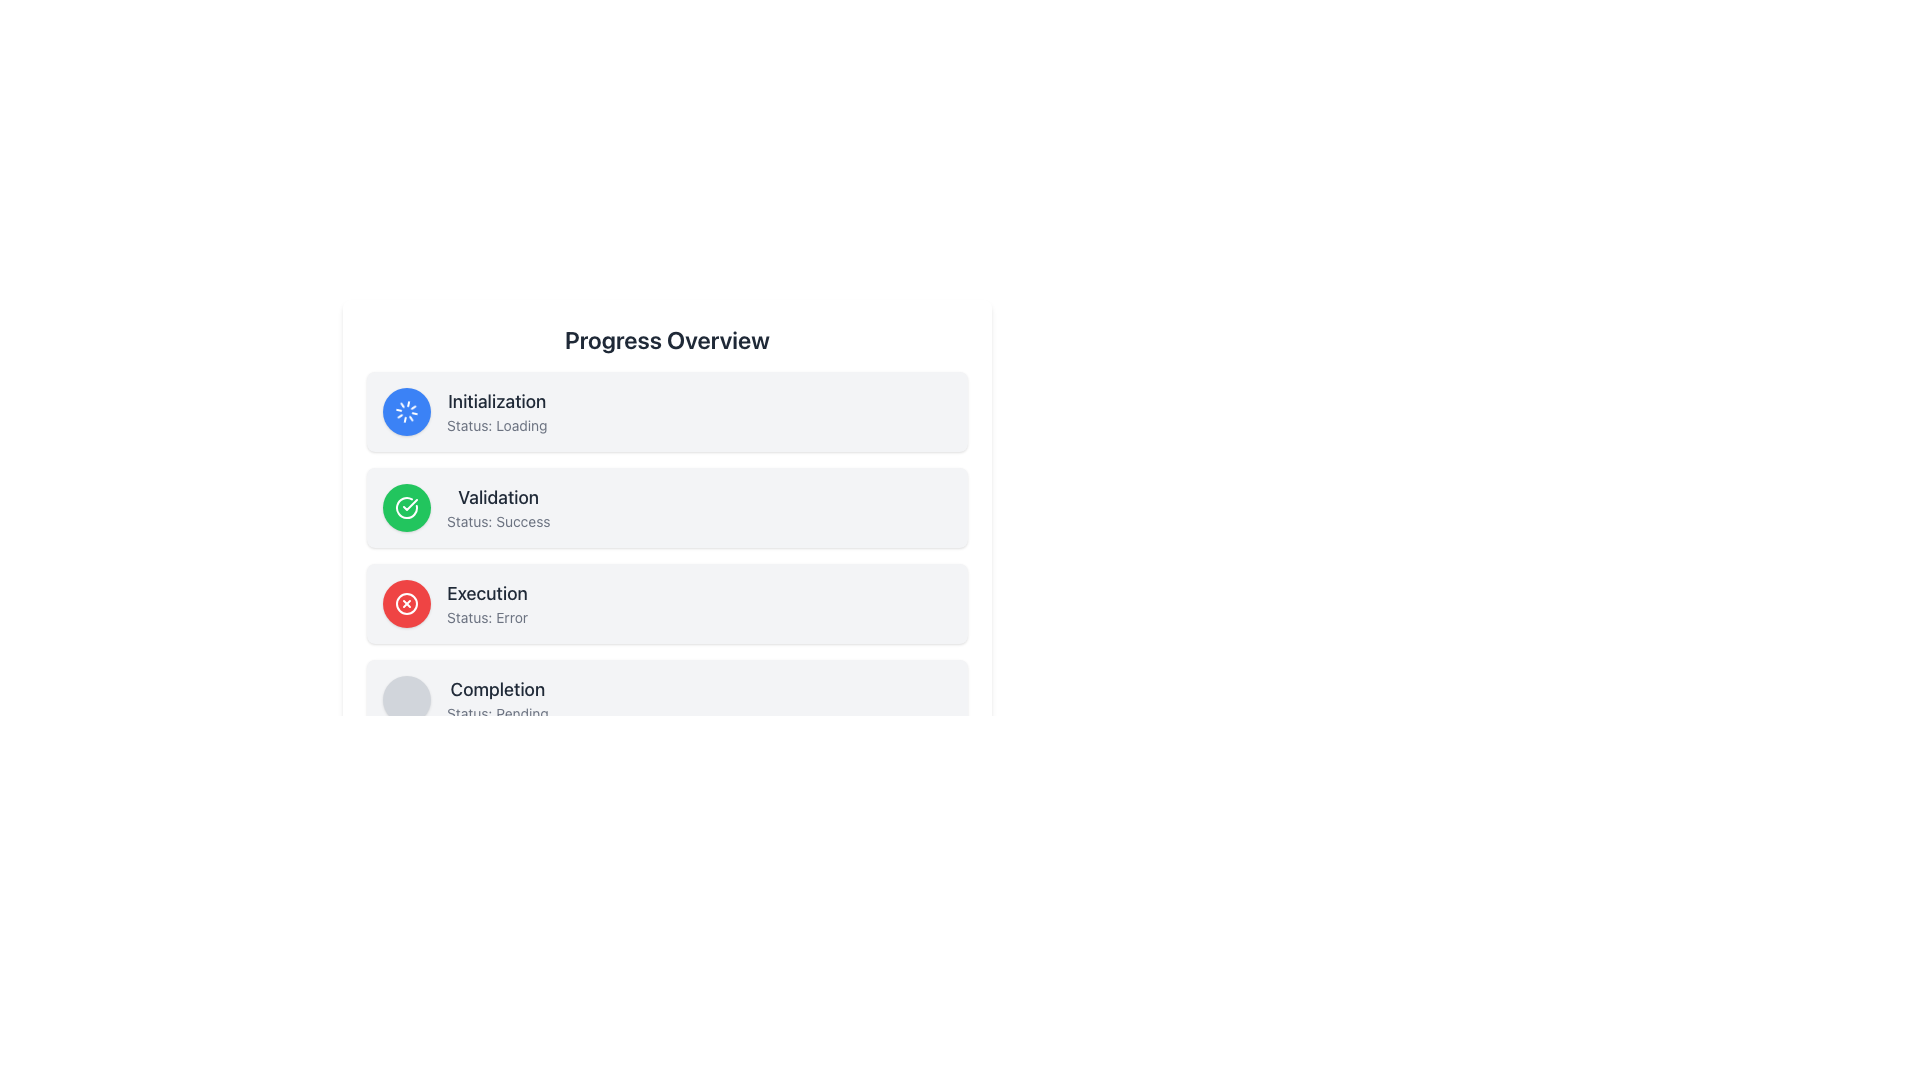 The width and height of the screenshot is (1920, 1080). What do you see at coordinates (406, 507) in the screenshot?
I see `the circular green icon with a white checkmark that signifies success, located to the left of the 'Validation' and 'Status: Success' text components in the second section of the list` at bounding box center [406, 507].